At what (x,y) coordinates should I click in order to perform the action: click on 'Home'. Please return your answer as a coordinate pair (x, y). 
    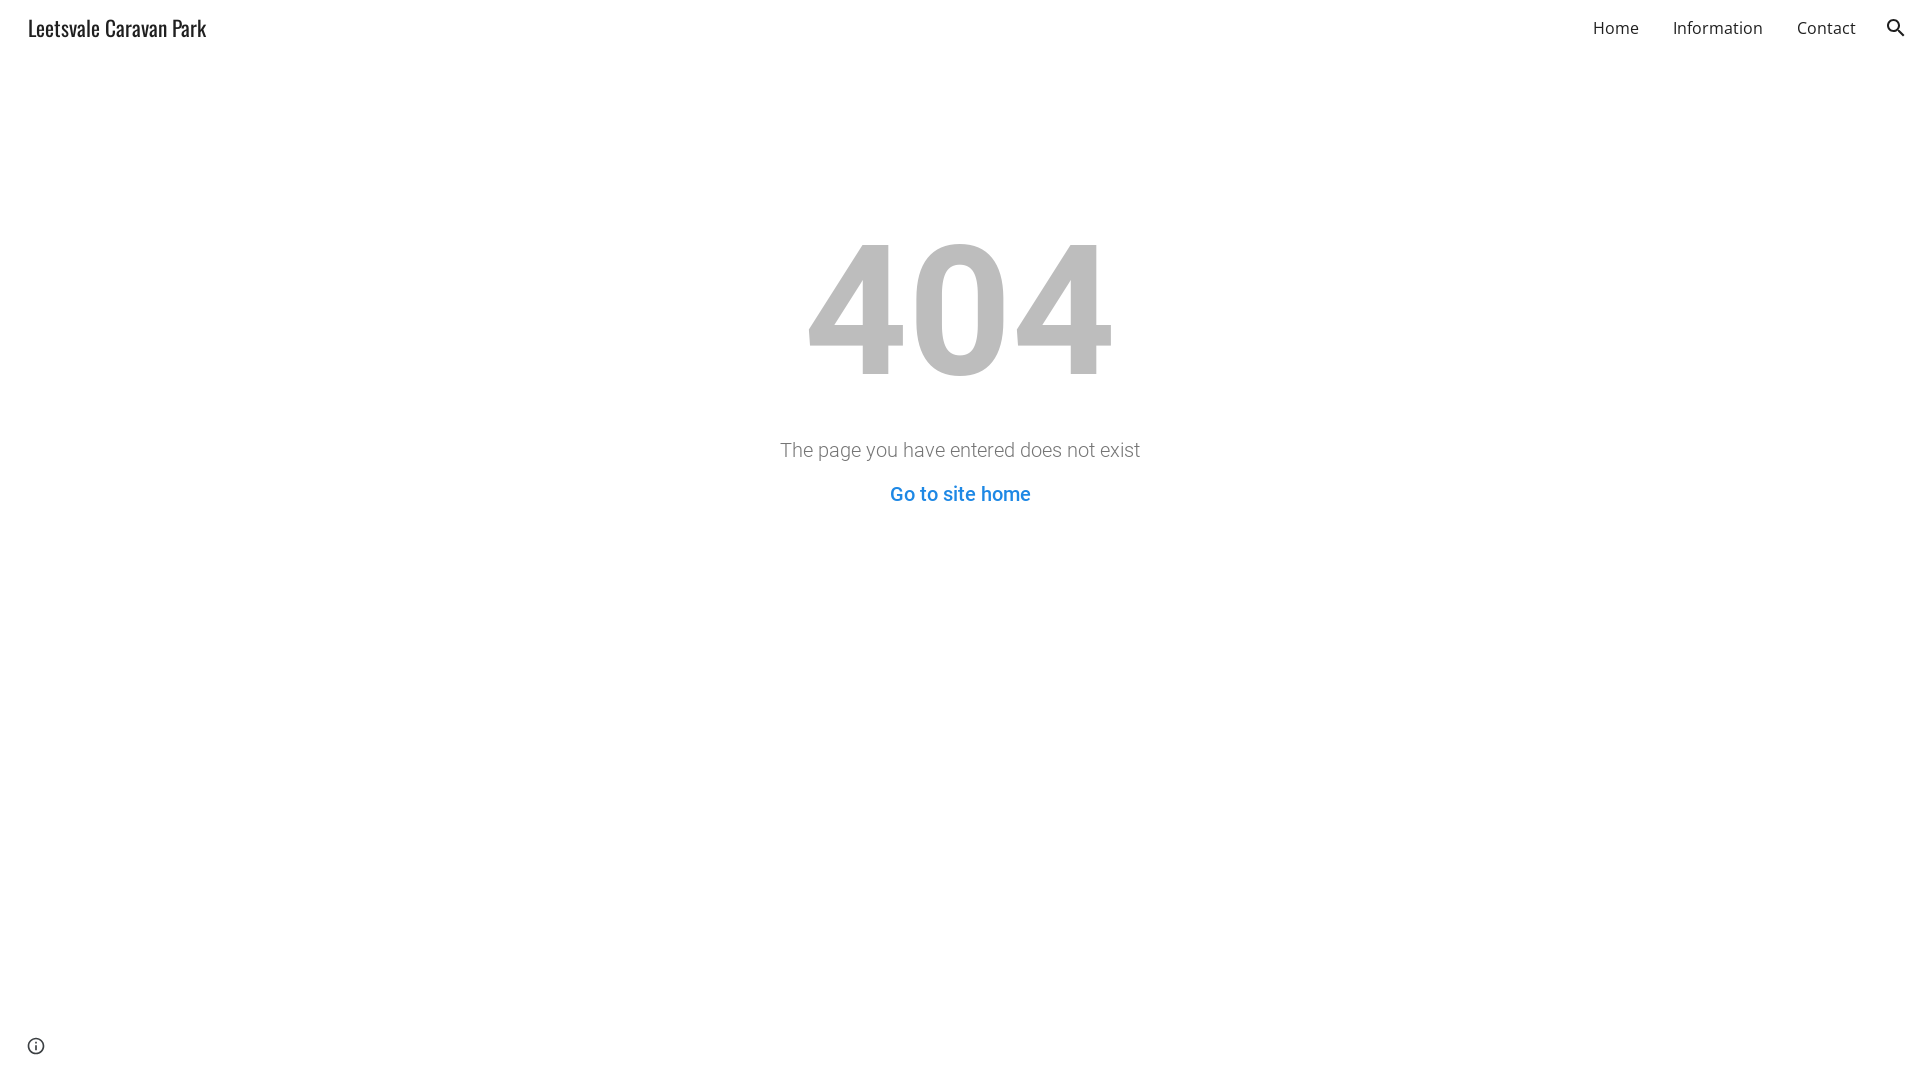
    Looking at the image, I should click on (1582, 27).